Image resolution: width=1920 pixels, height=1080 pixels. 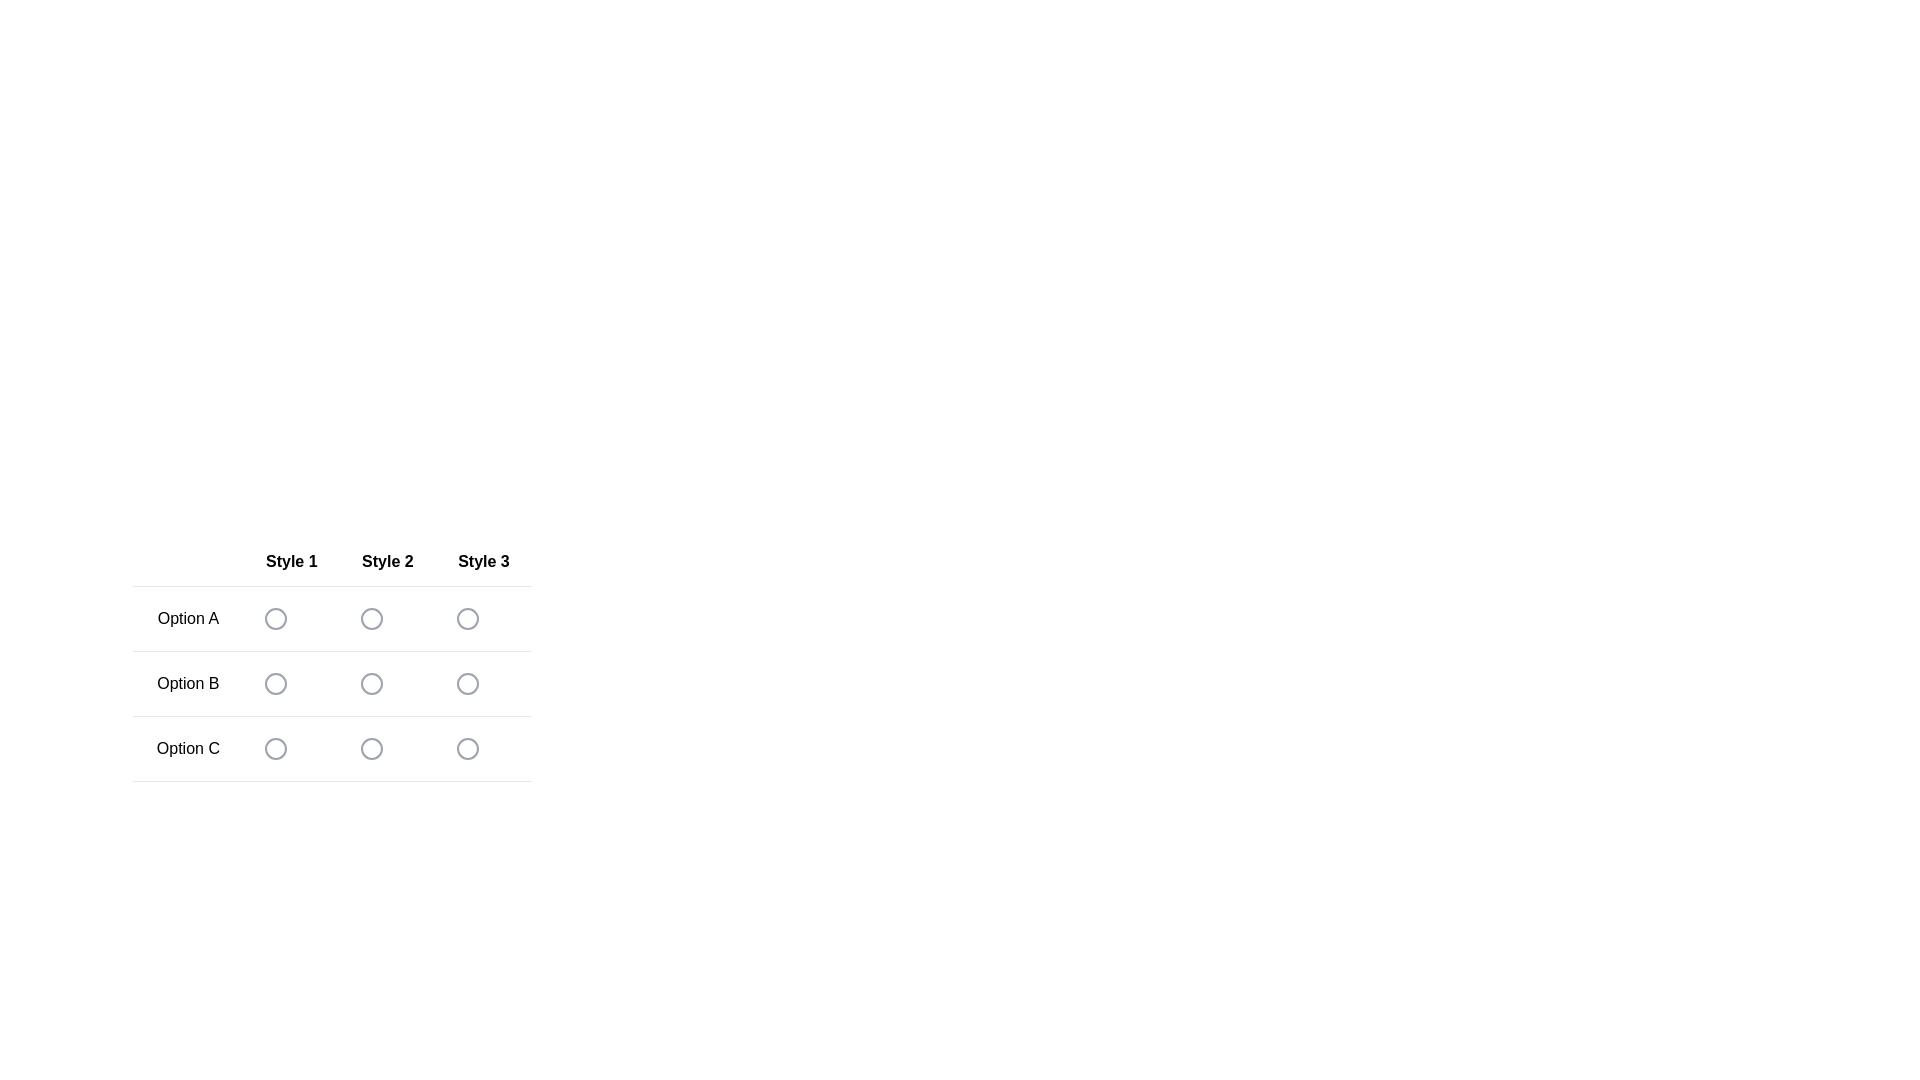 What do you see at coordinates (274, 748) in the screenshot?
I see `the circular option located in the row for 'Option C' under the 'Style 1' column` at bounding box center [274, 748].